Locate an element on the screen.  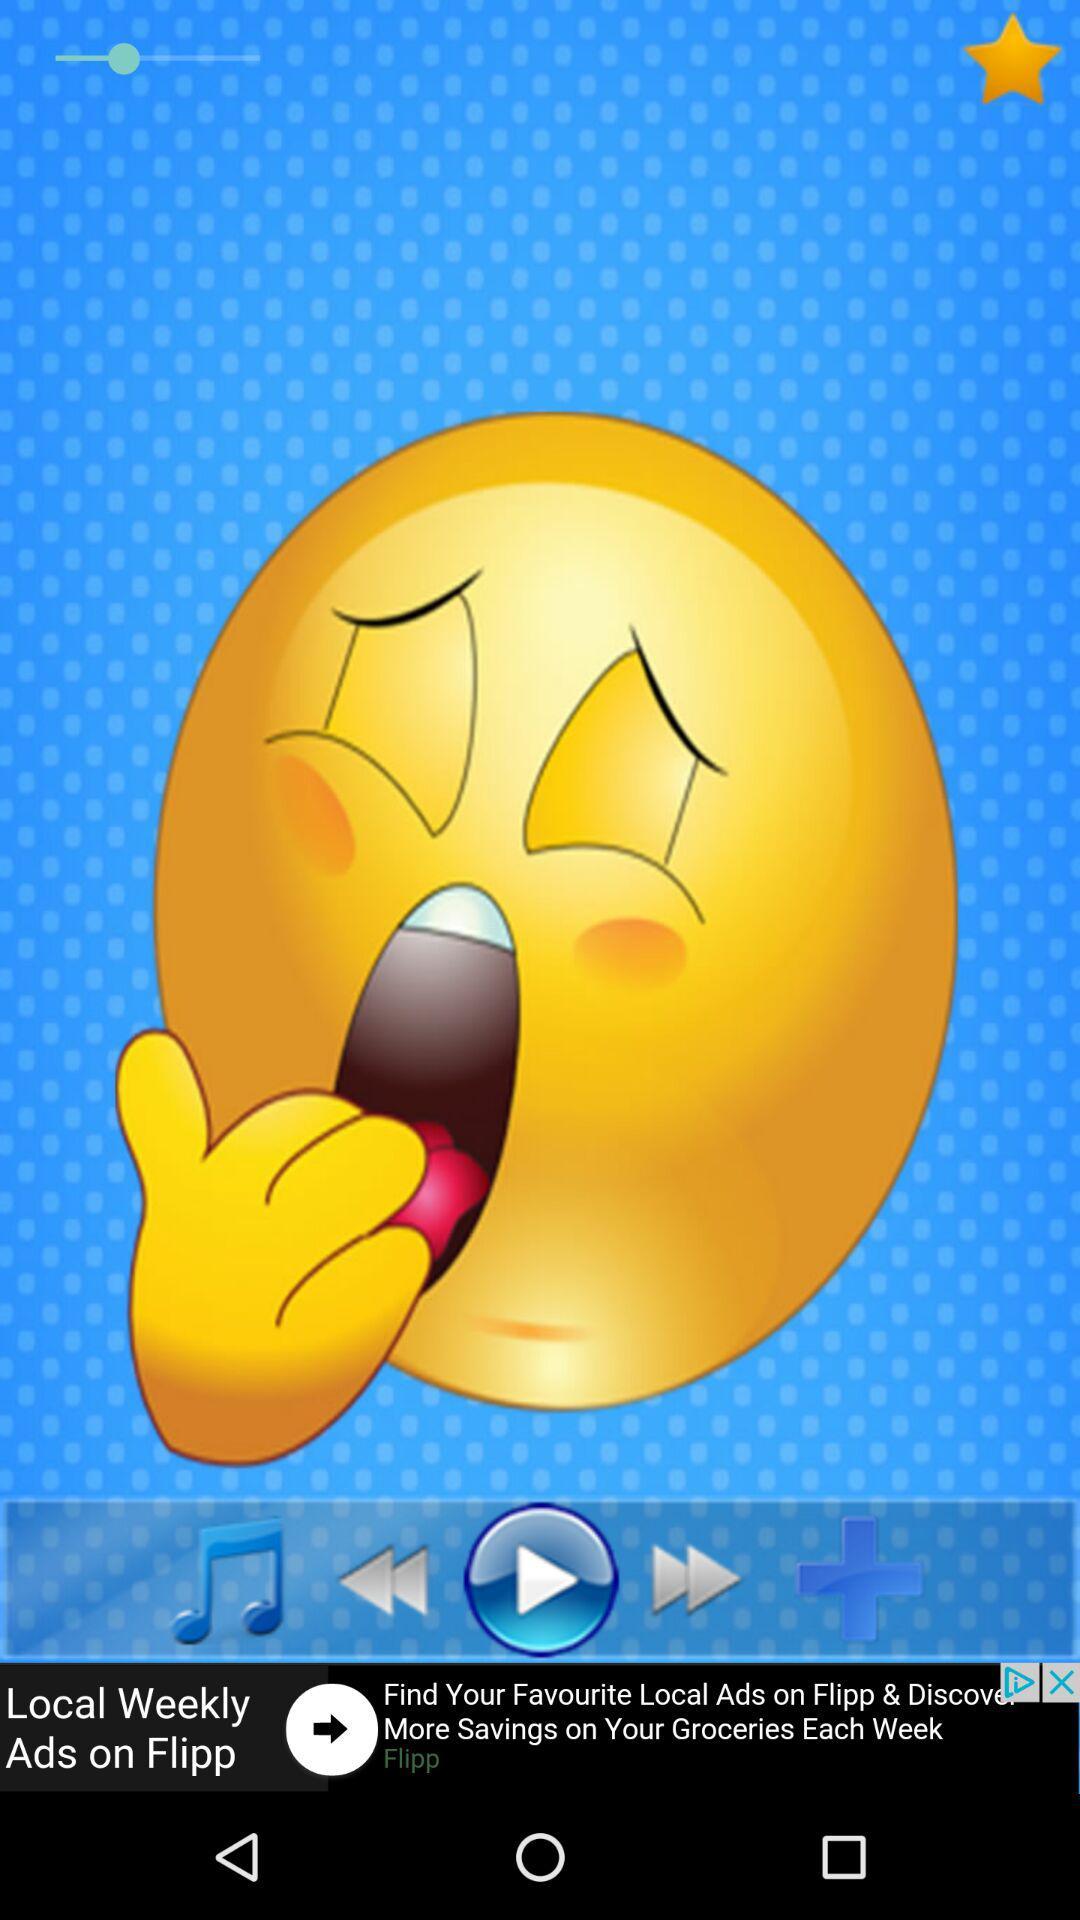
click next option is located at coordinates (707, 1577).